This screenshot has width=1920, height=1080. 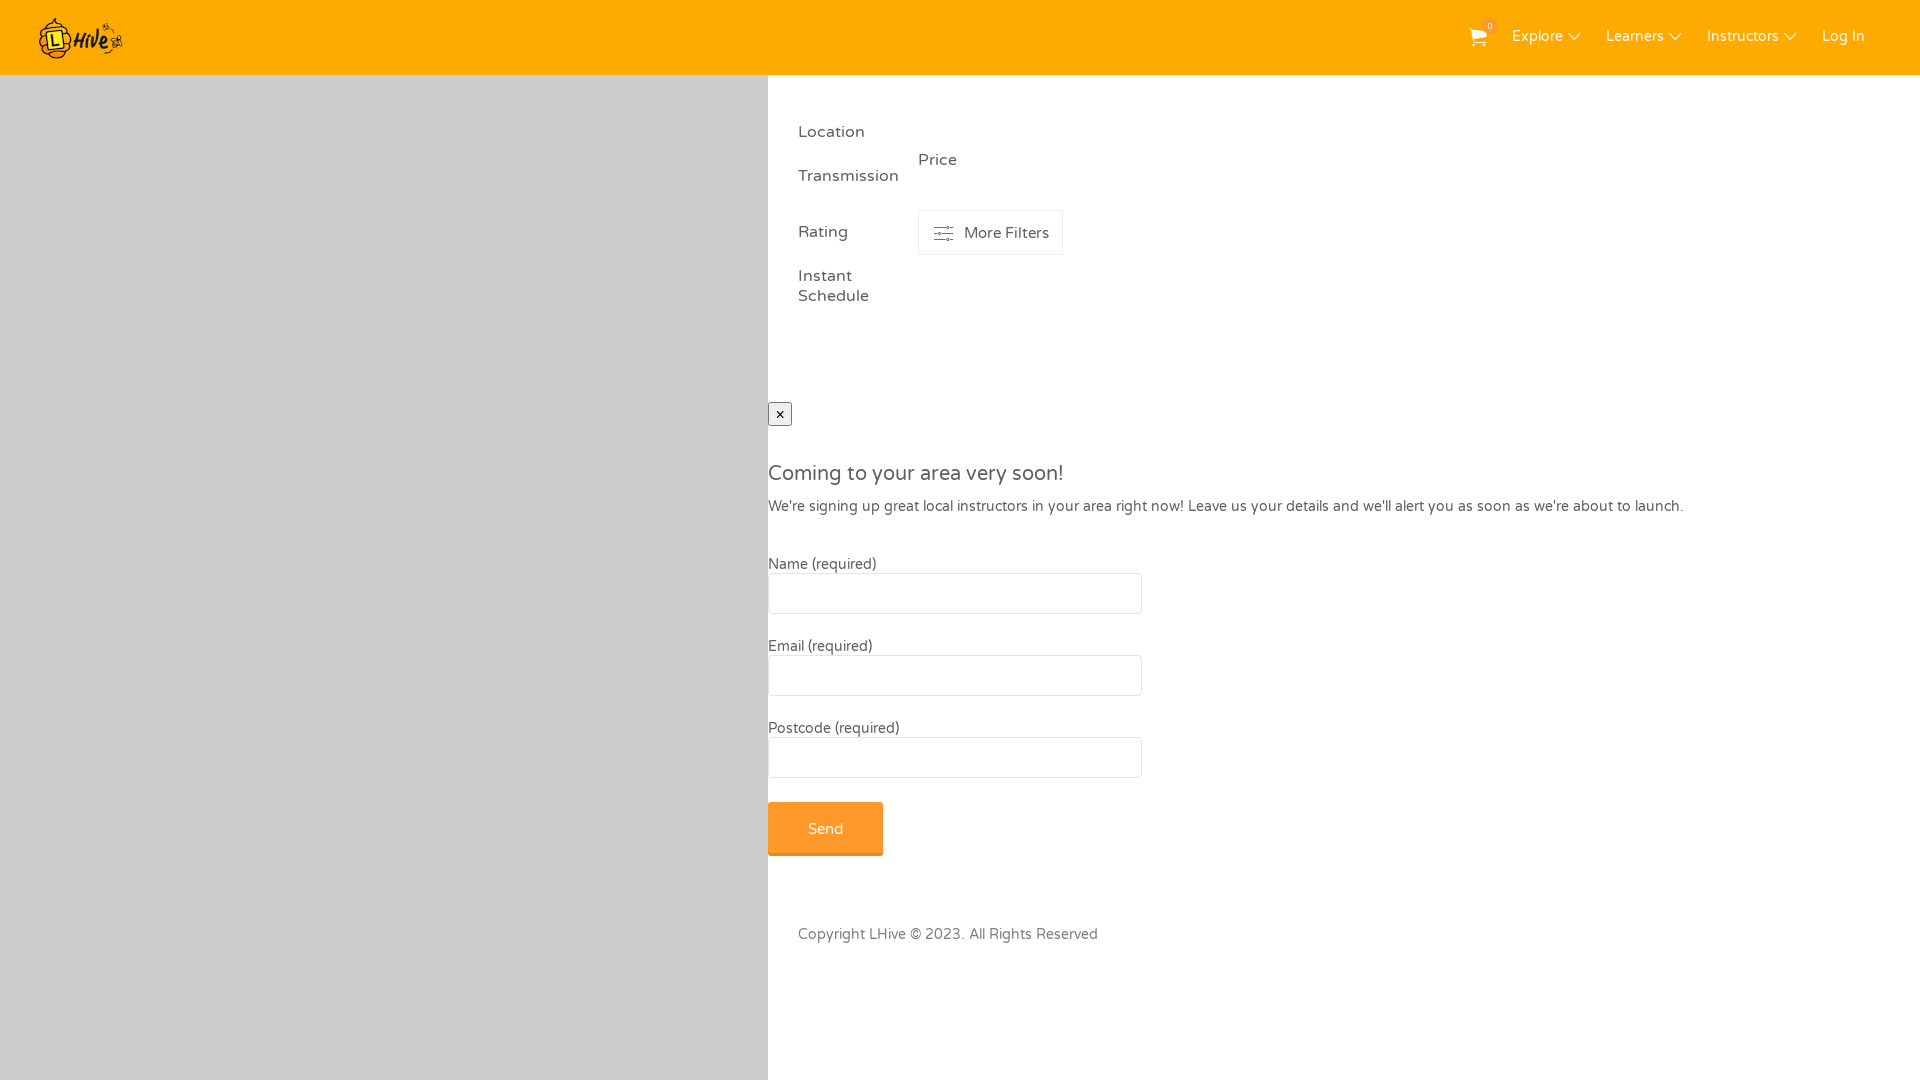 I want to click on 'Instructors', so click(x=1741, y=36).